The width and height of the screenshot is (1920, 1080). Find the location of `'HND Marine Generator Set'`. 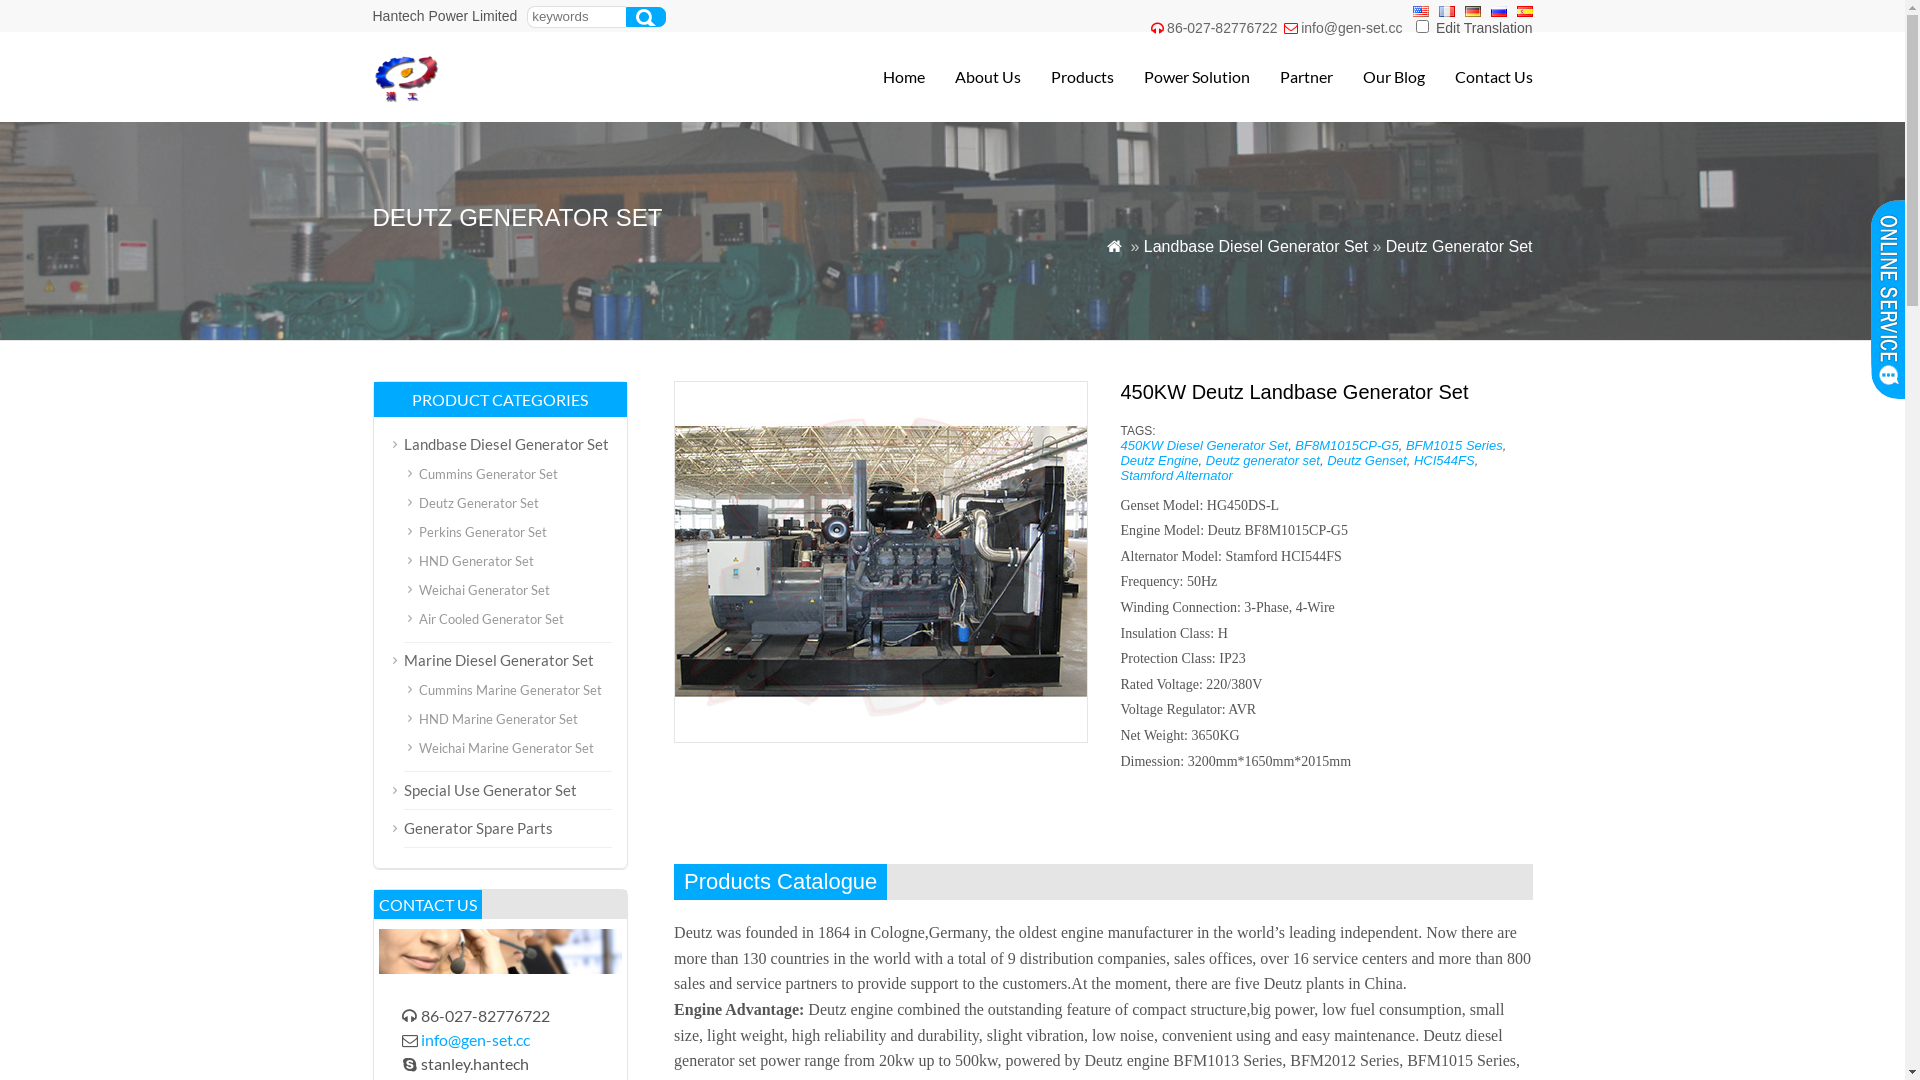

'HND Marine Generator Set' is located at coordinates (416, 717).